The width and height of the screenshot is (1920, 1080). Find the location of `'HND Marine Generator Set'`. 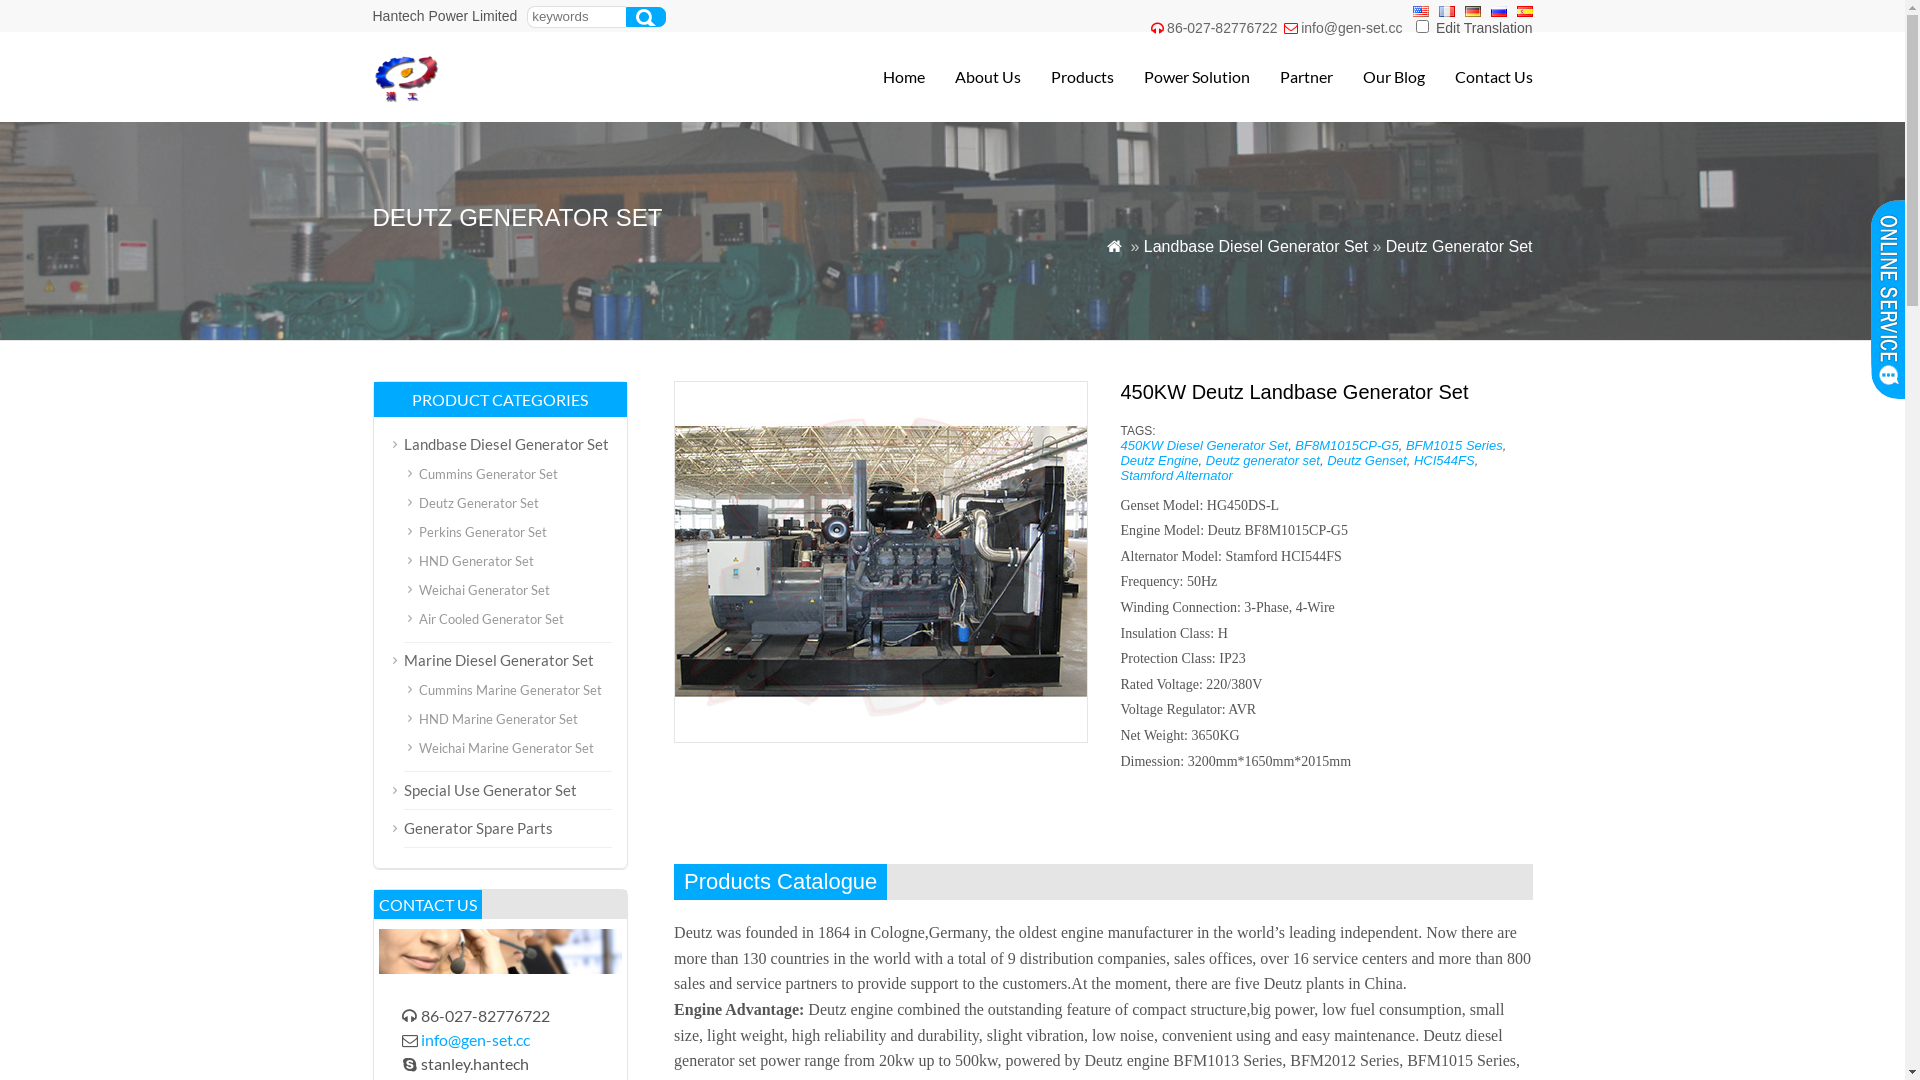

'HND Marine Generator Set' is located at coordinates (416, 717).